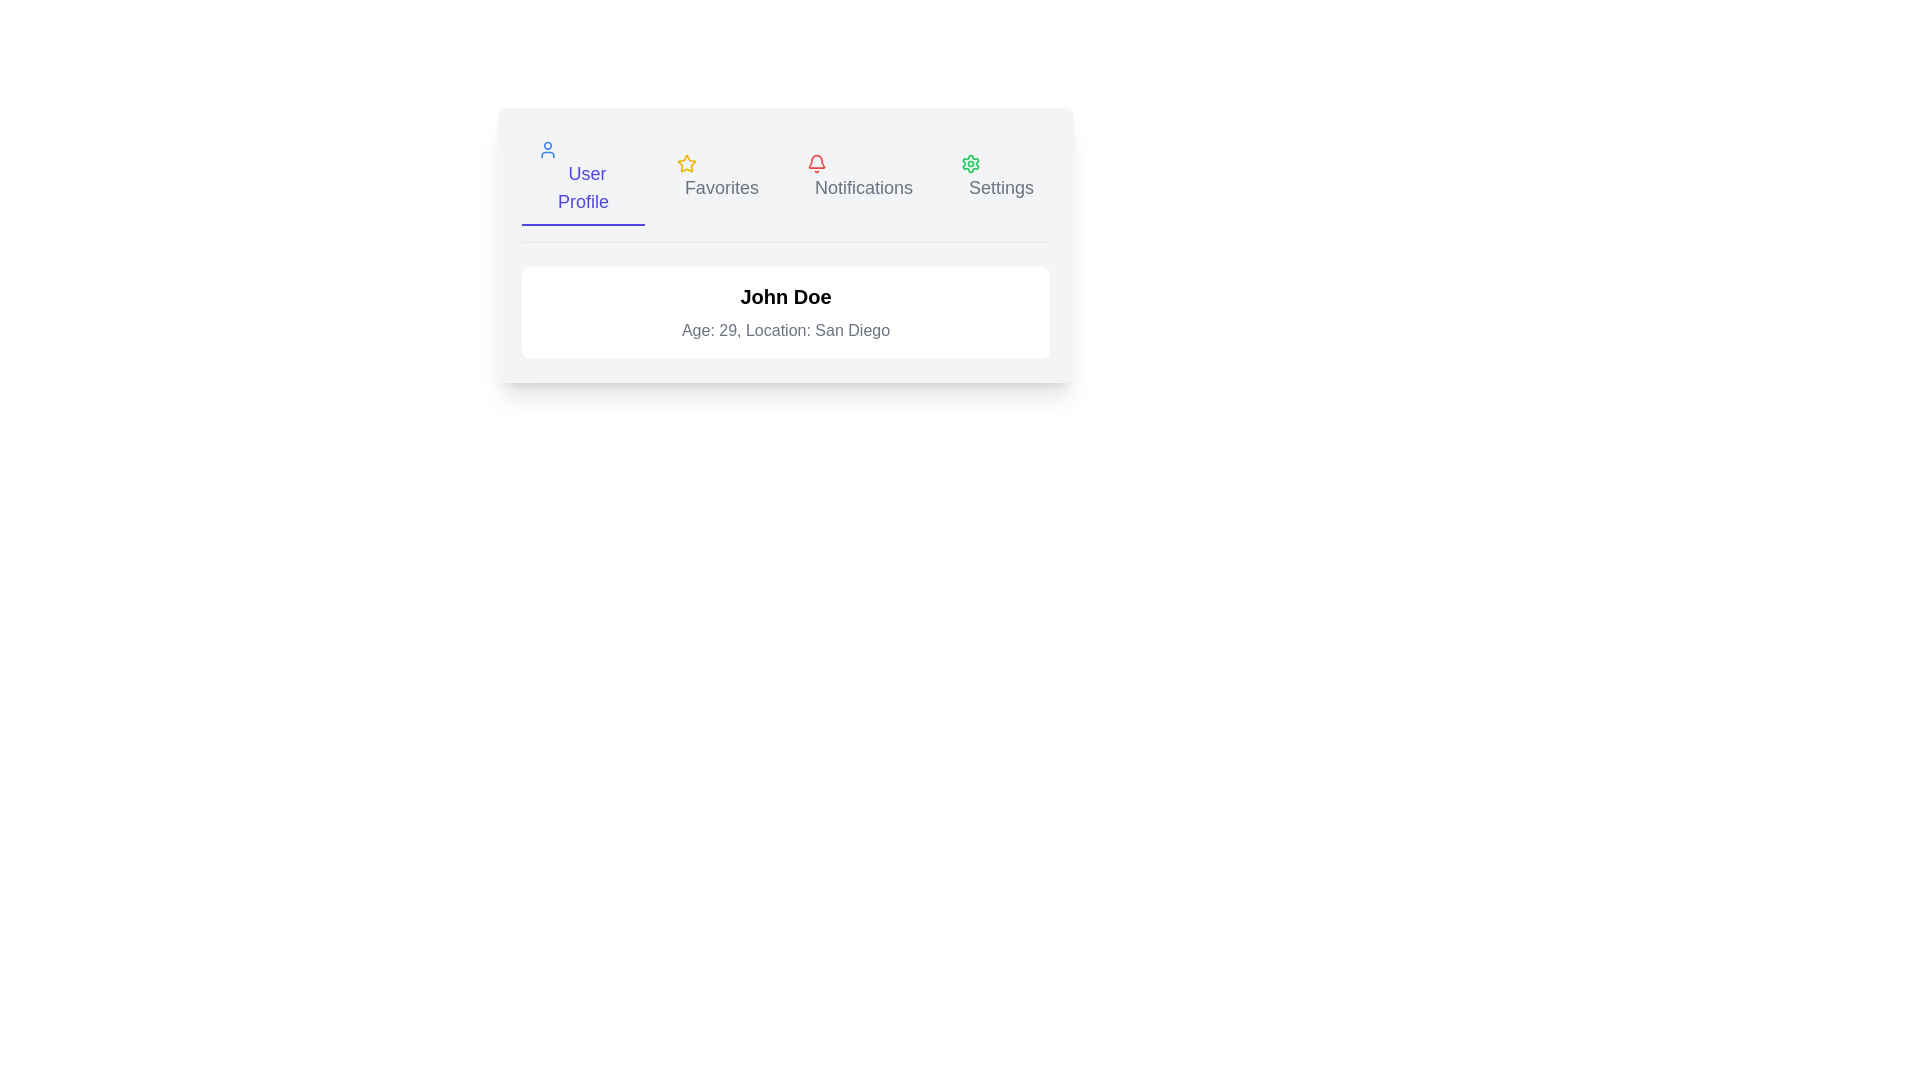 The width and height of the screenshot is (1920, 1080). I want to click on the green outline gear-shaped icon next to the 'Settings' text, so click(970, 163).